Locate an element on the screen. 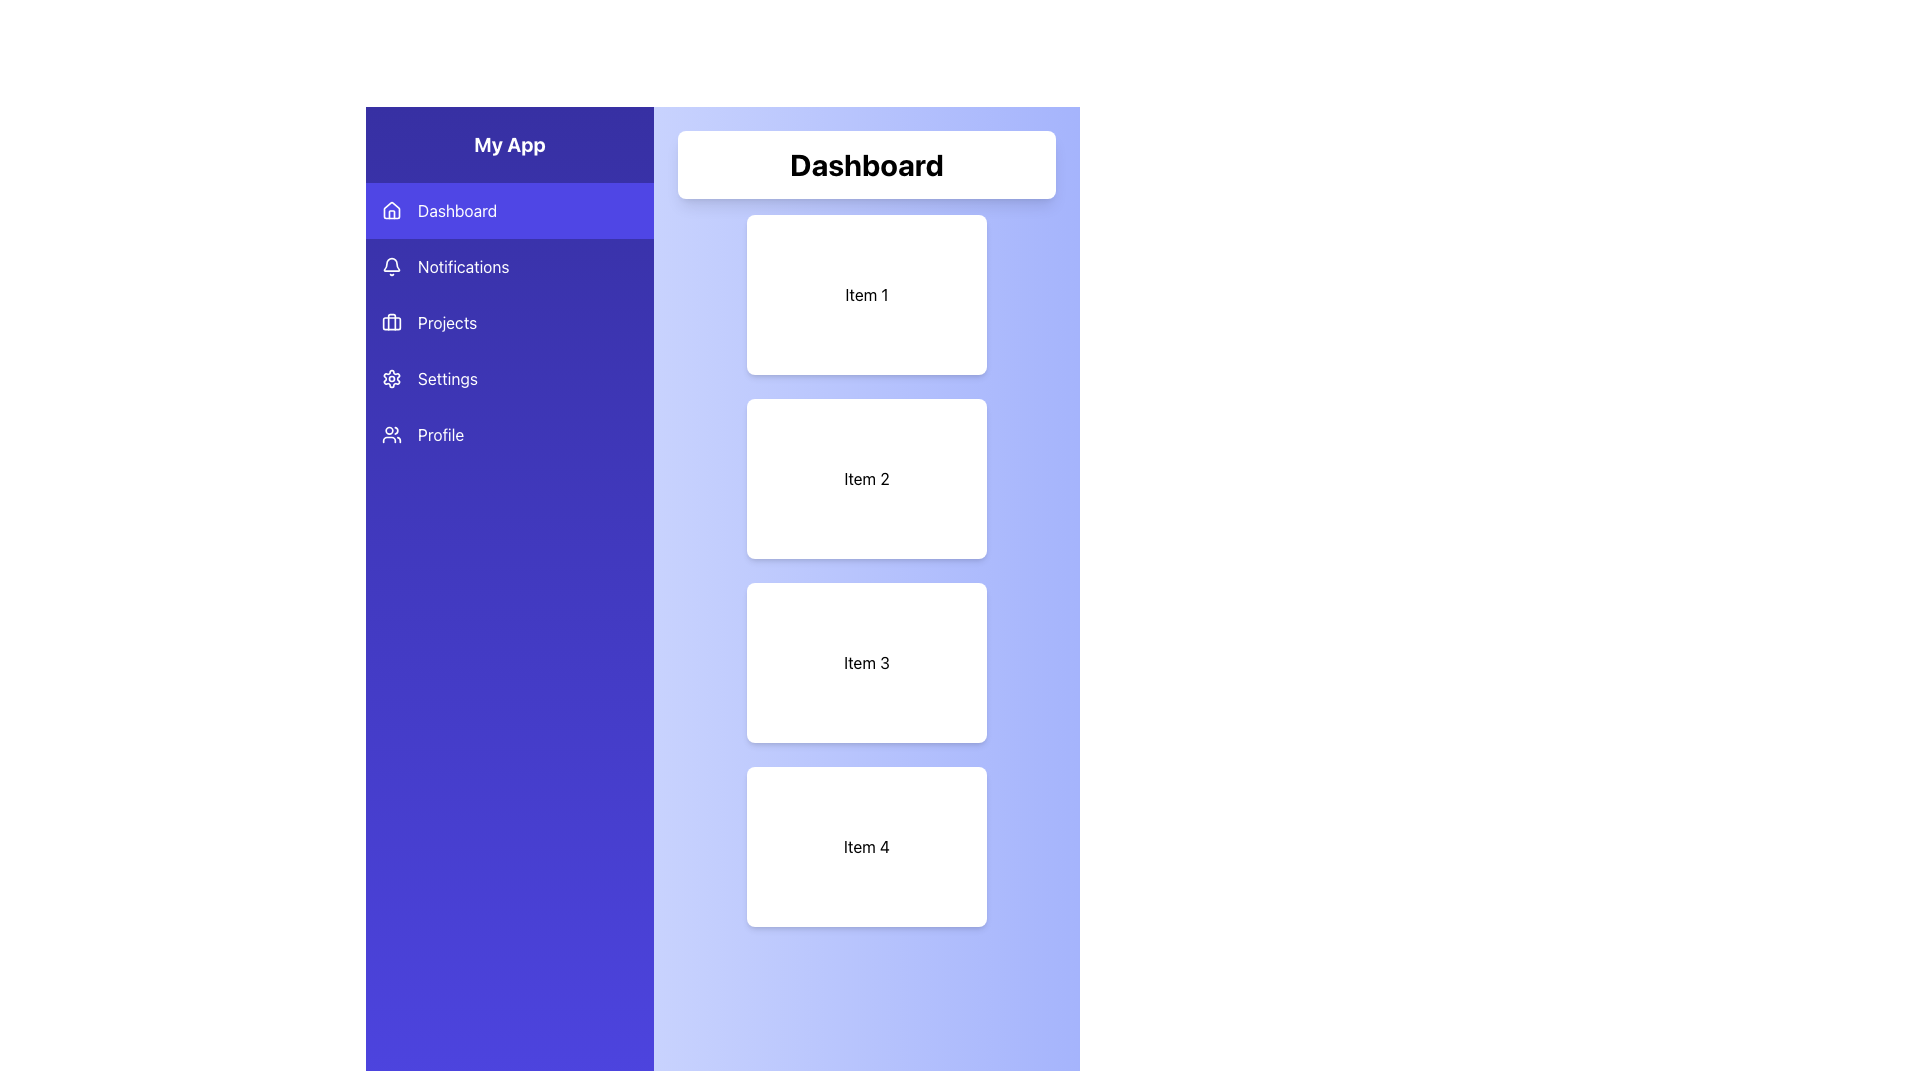 The image size is (1920, 1080). the compact icon resembling a group of people located to the left of the 'Profile' label in the vertical navigation menu is located at coordinates (392, 434).